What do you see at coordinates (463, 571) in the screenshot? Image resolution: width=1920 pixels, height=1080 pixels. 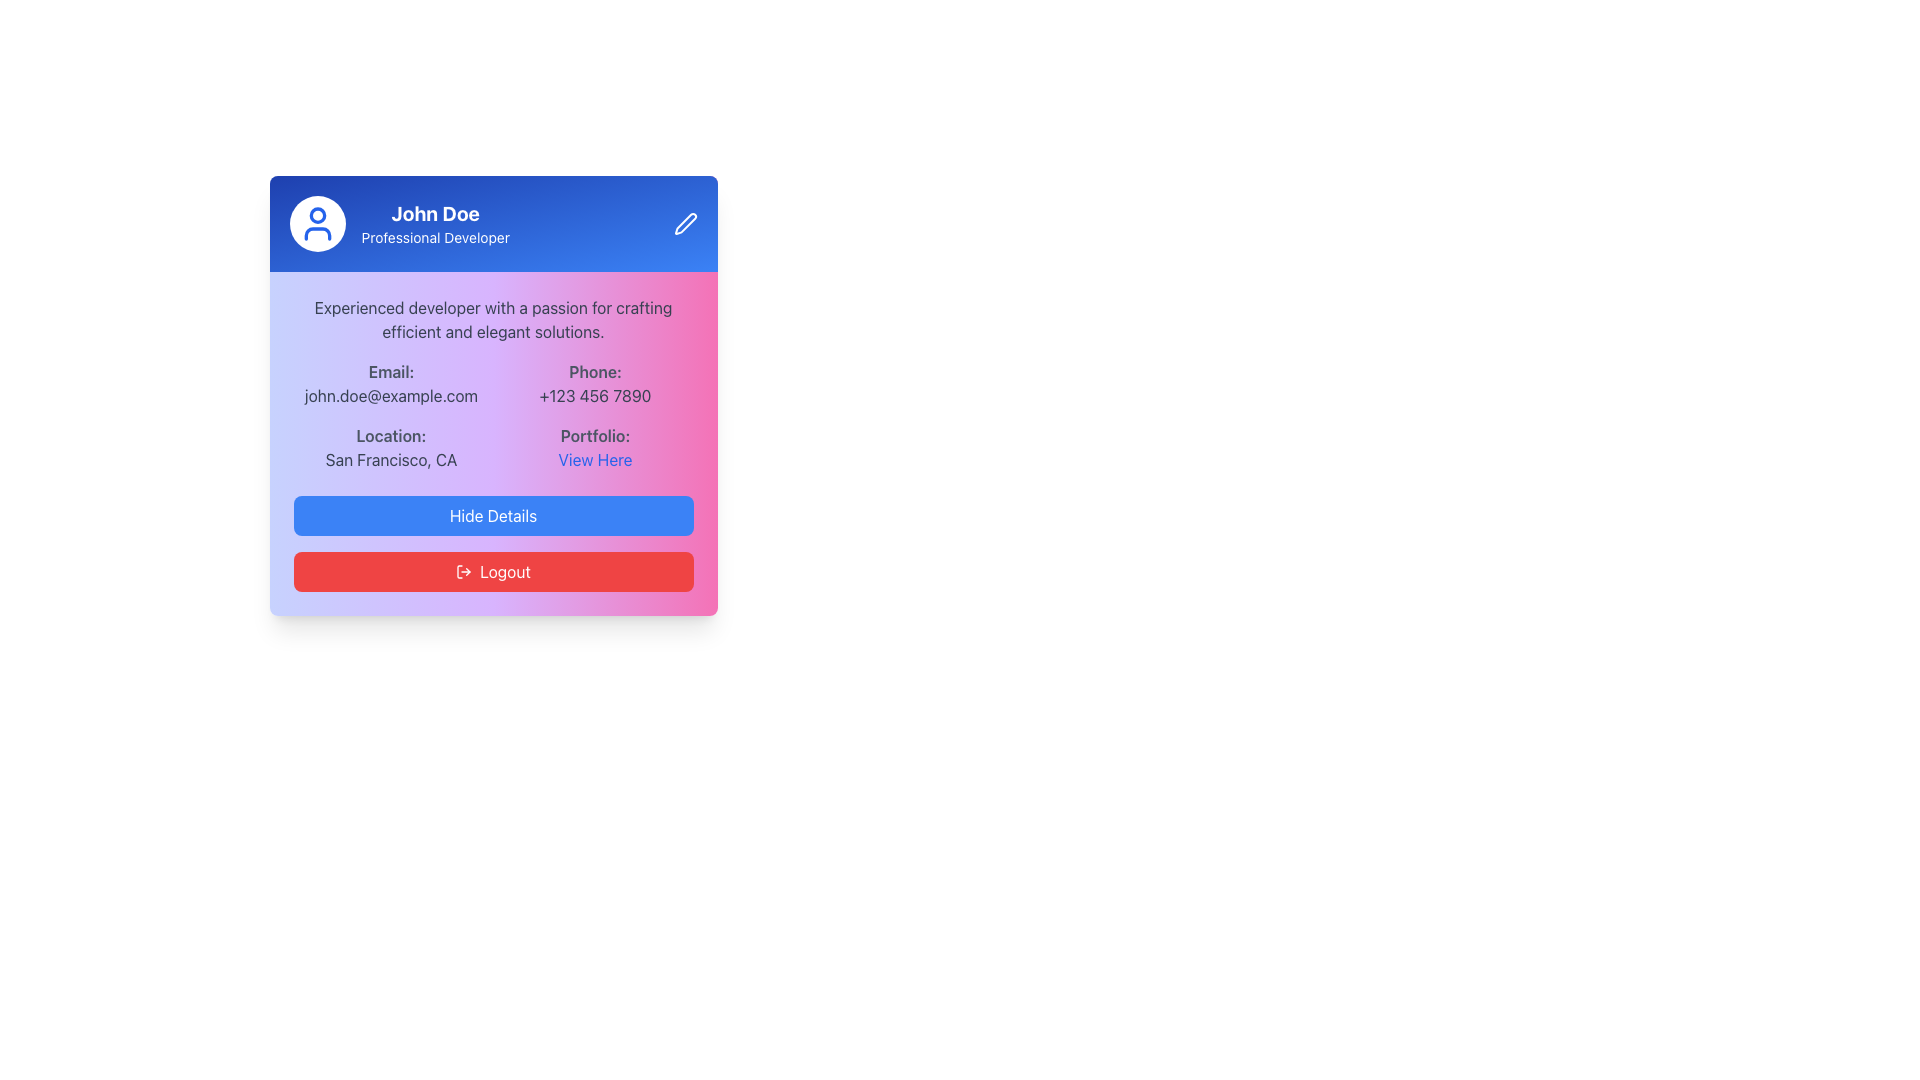 I see `attributes of the logout icon, which is a minimalist arrow pointing outward from a box, located to the left of the text in the 'Logout' button at the bottom center of the profile card` at bounding box center [463, 571].